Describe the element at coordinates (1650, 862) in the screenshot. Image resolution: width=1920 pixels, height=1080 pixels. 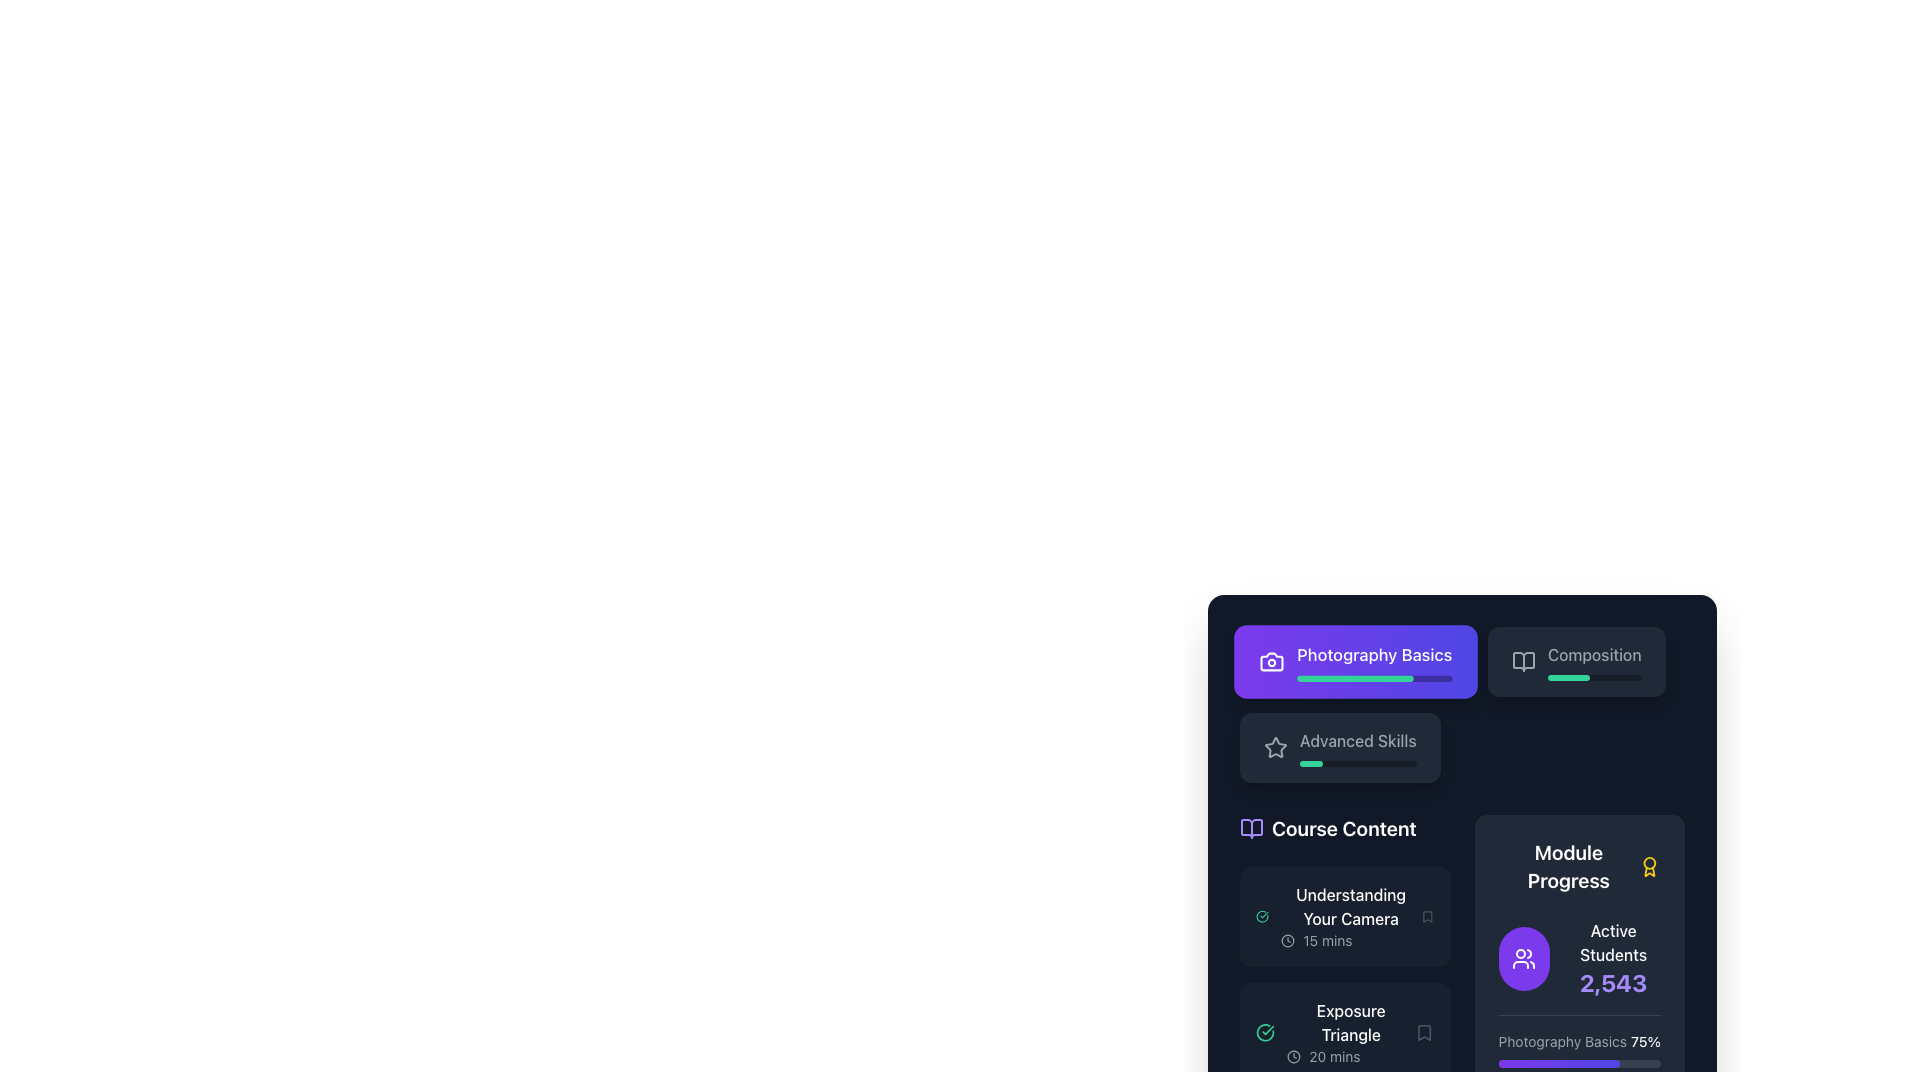
I see `the circular part of the medal icon located at the top right of the 'Module Progress' section, which symbolizes completion or achievement within a module or course` at that location.